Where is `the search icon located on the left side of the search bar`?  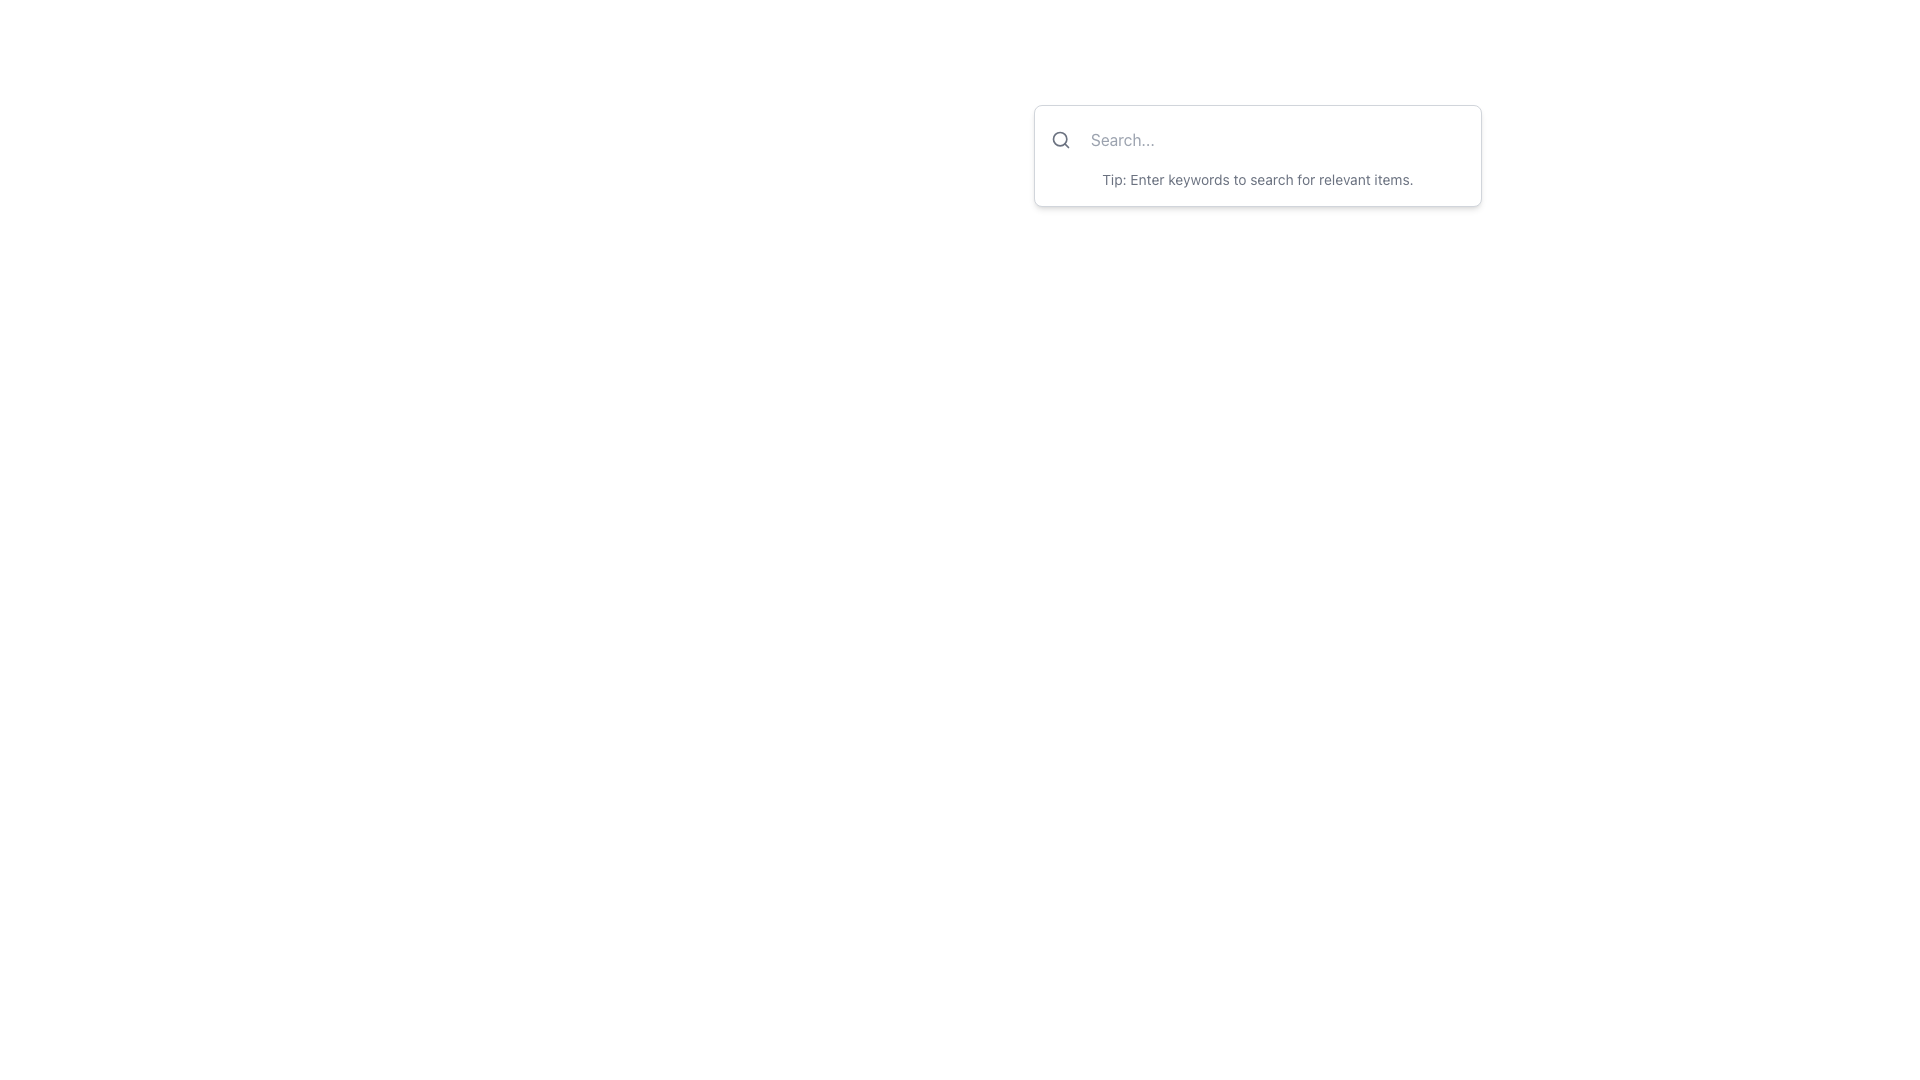 the search icon located on the left side of the search bar is located at coordinates (1059, 138).